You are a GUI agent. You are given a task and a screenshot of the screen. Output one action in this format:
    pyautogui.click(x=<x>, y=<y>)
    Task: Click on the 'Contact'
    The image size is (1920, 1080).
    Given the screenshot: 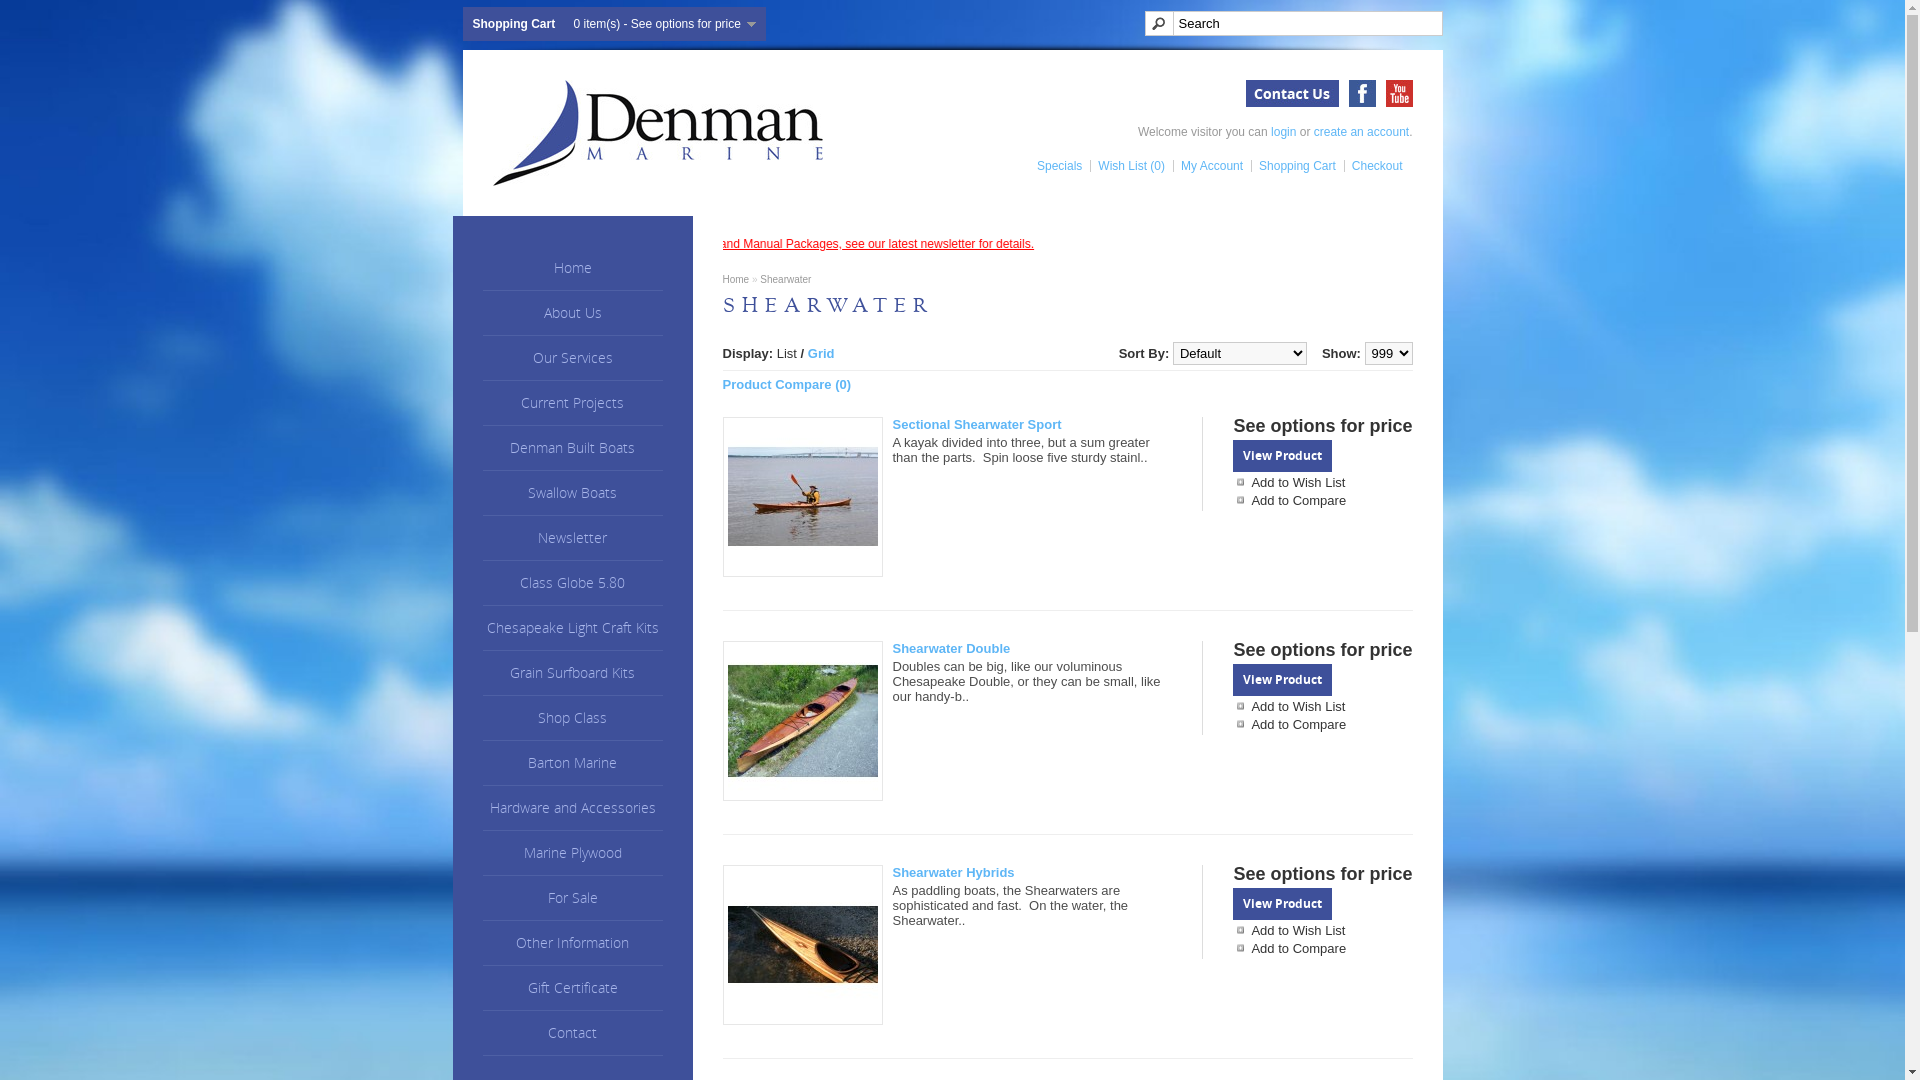 What is the action you would take?
    pyautogui.click(x=481, y=1033)
    